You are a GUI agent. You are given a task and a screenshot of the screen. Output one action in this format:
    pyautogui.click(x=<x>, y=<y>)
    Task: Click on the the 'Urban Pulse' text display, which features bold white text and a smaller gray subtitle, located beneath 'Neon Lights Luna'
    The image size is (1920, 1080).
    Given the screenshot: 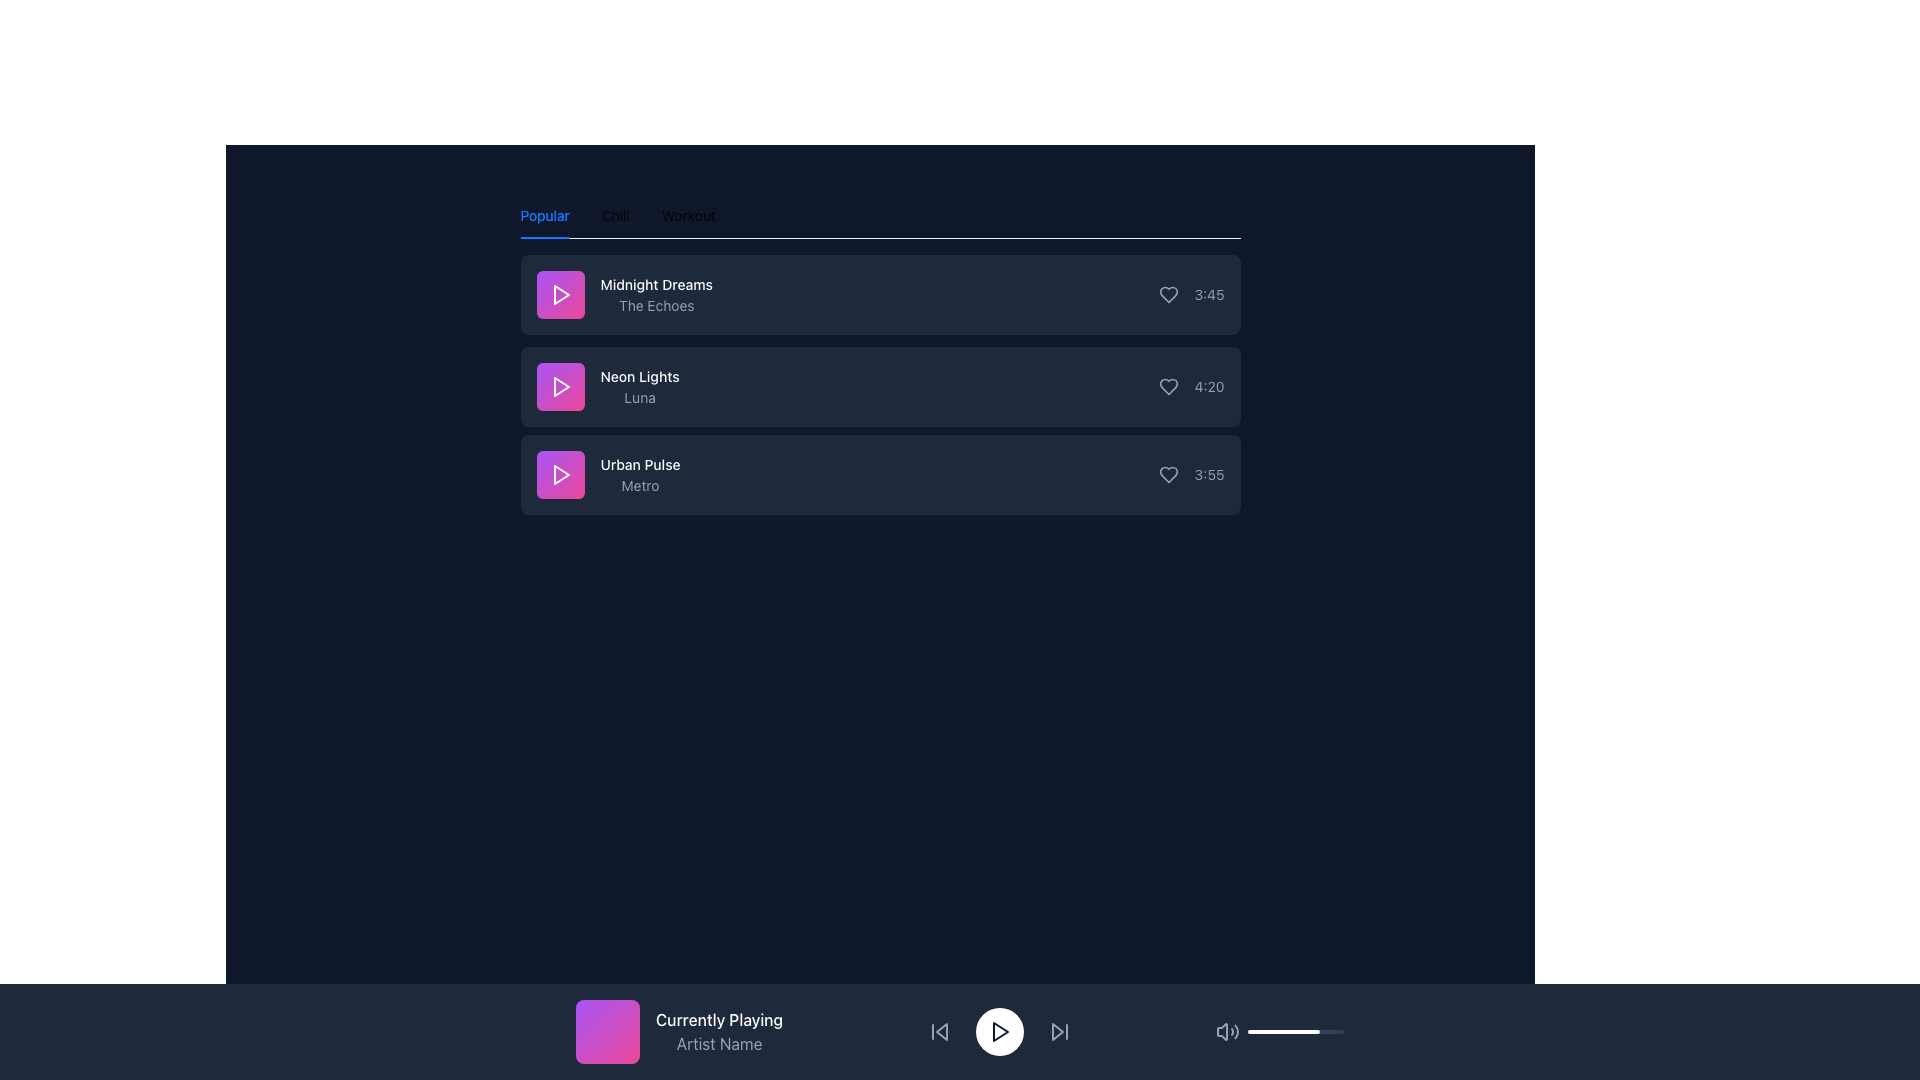 What is the action you would take?
    pyautogui.click(x=640, y=474)
    